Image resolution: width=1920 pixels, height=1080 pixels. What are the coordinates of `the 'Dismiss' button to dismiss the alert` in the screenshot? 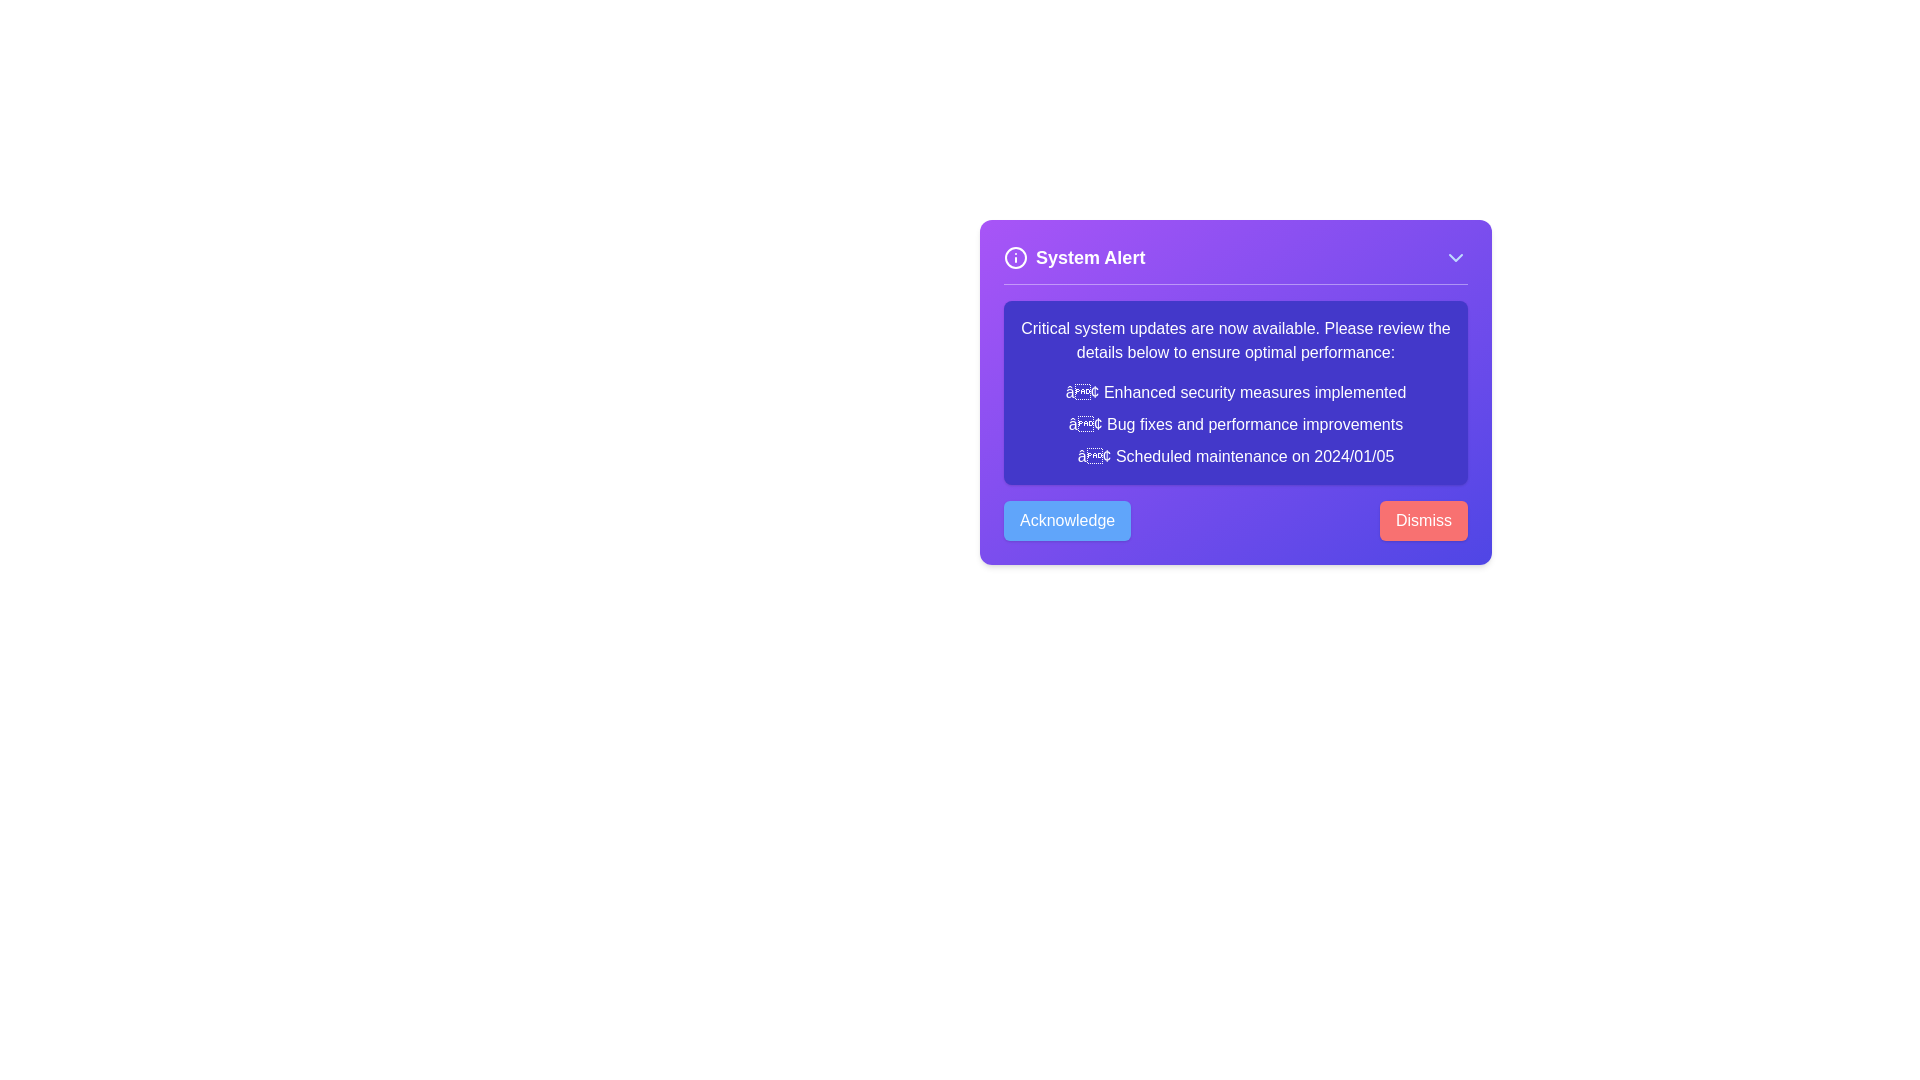 It's located at (1423, 519).